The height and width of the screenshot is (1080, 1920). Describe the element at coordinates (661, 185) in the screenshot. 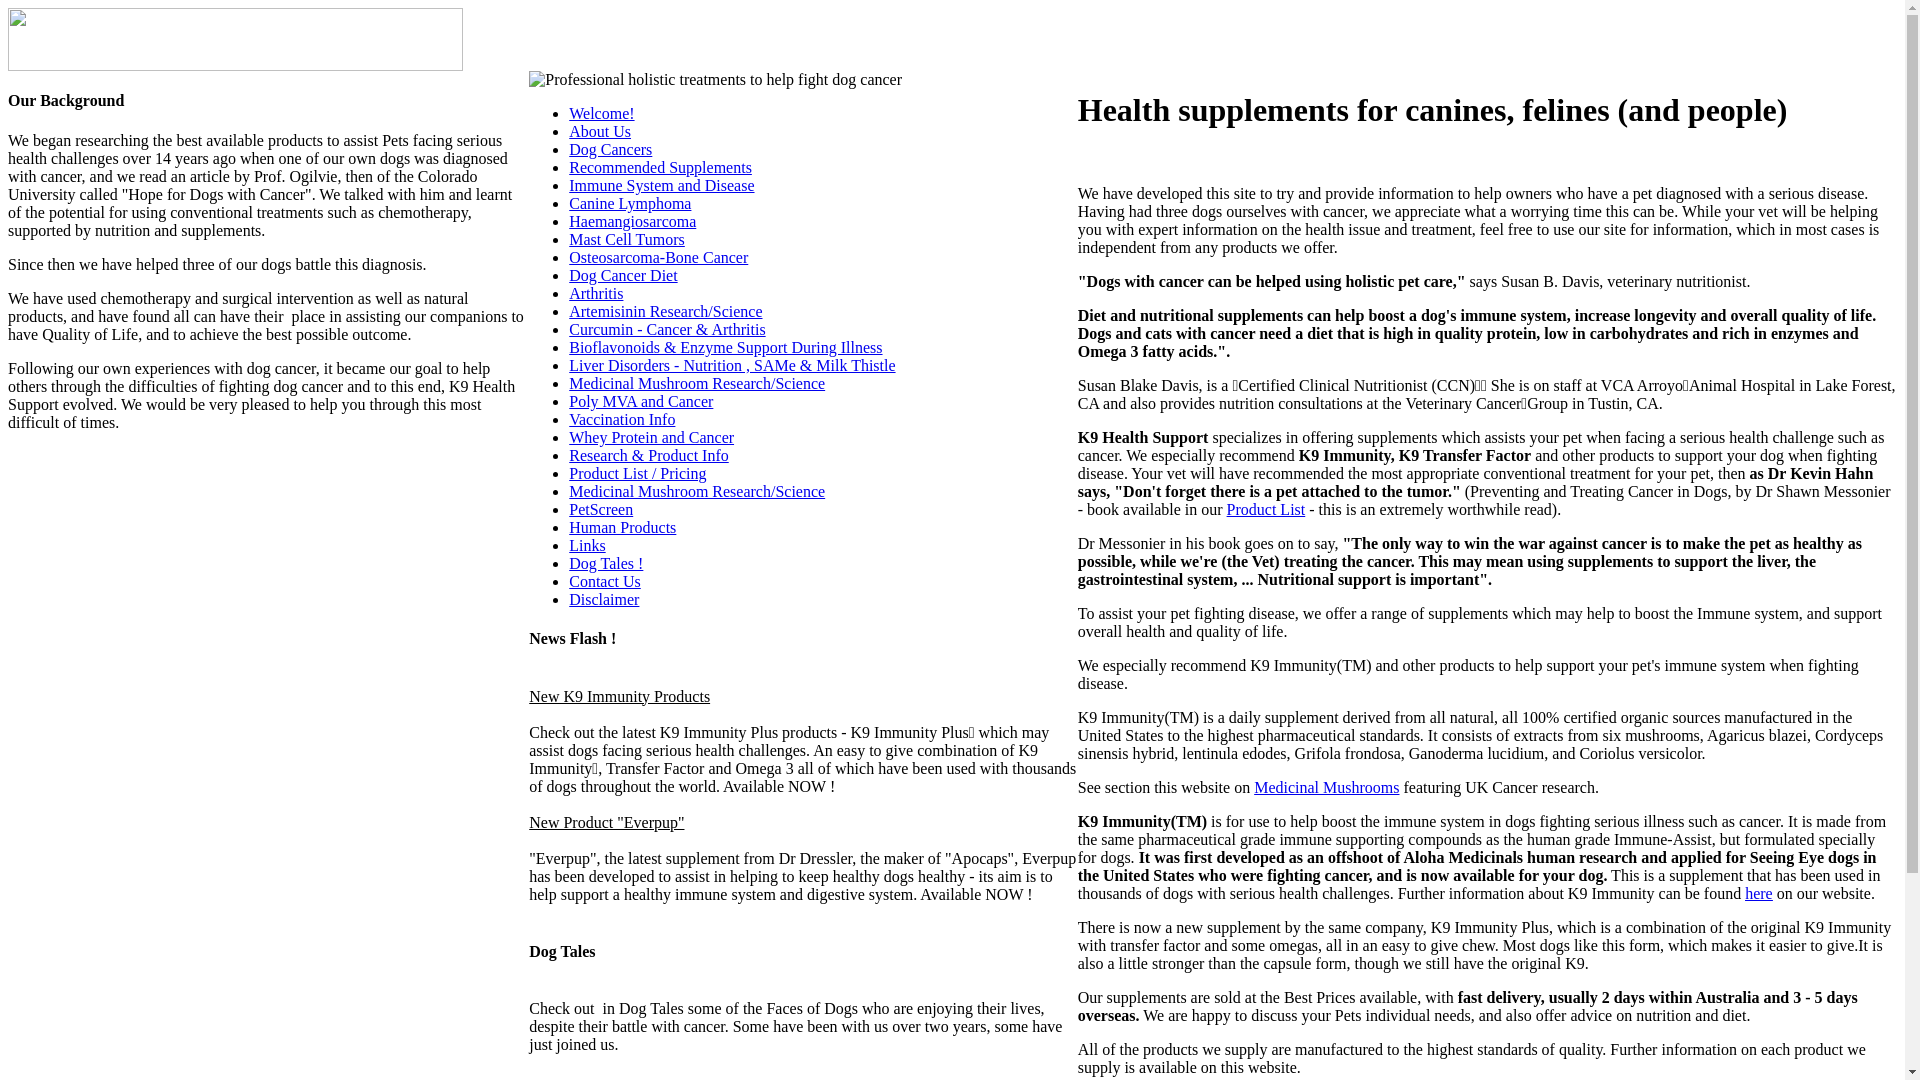

I see `'Immune System and Disease'` at that location.